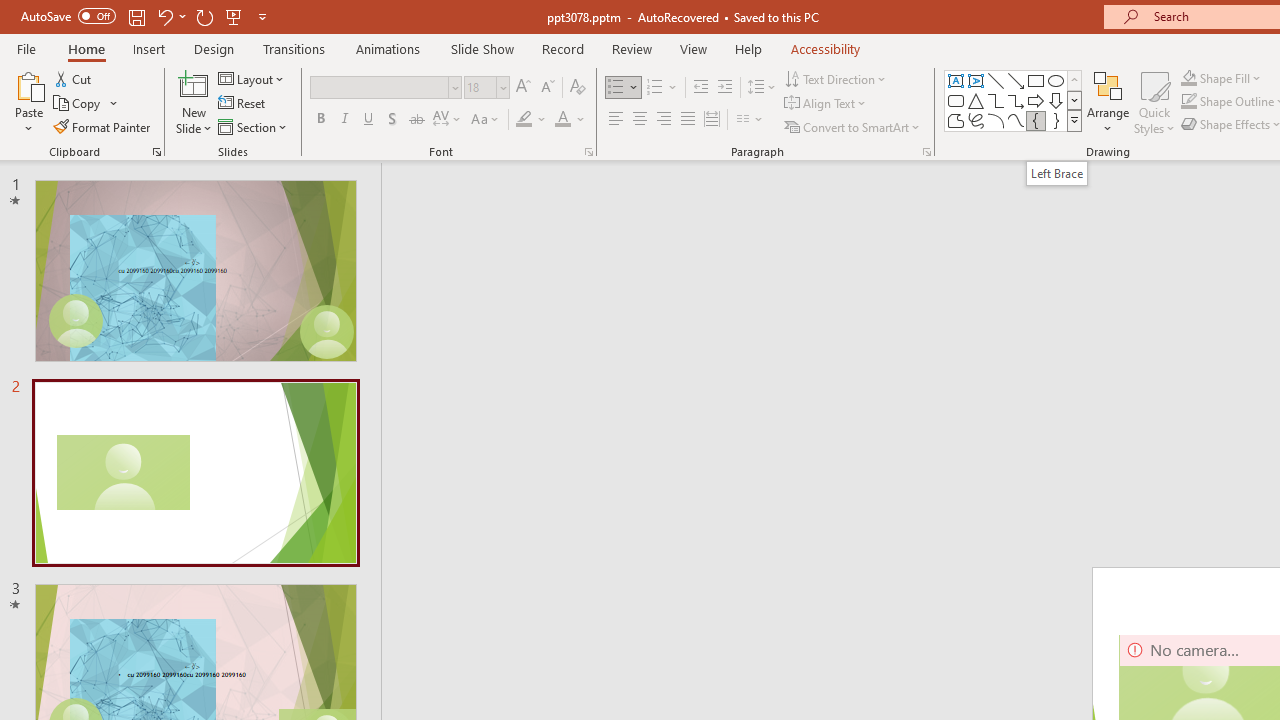 This screenshot has height=720, width=1280. Describe the element at coordinates (415, 119) in the screenshot. I see `'Strikethrough'` at that location.